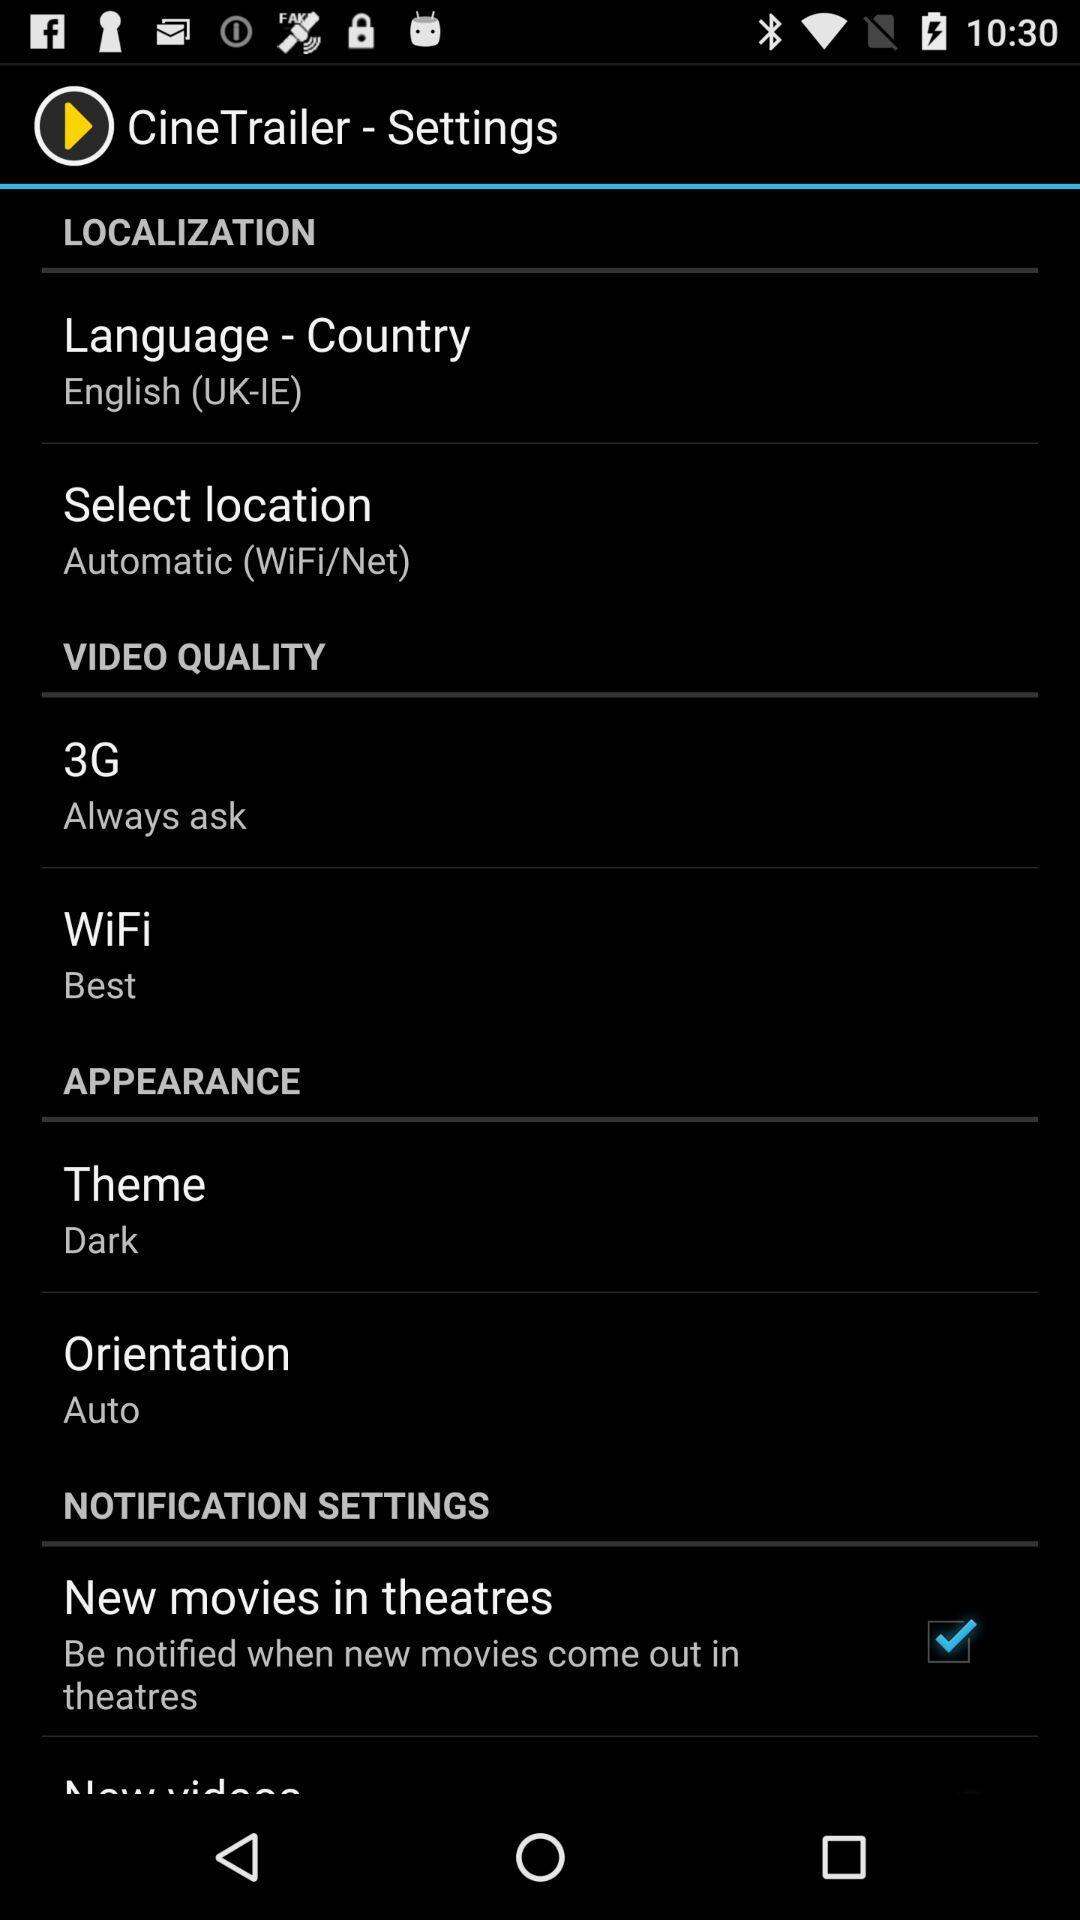 This screenshot has width=1080, height=1920. What do you see at coordinates (176, 1351) in the screenshot?
I see `the orientation item` at bounding box center [176, 1351].